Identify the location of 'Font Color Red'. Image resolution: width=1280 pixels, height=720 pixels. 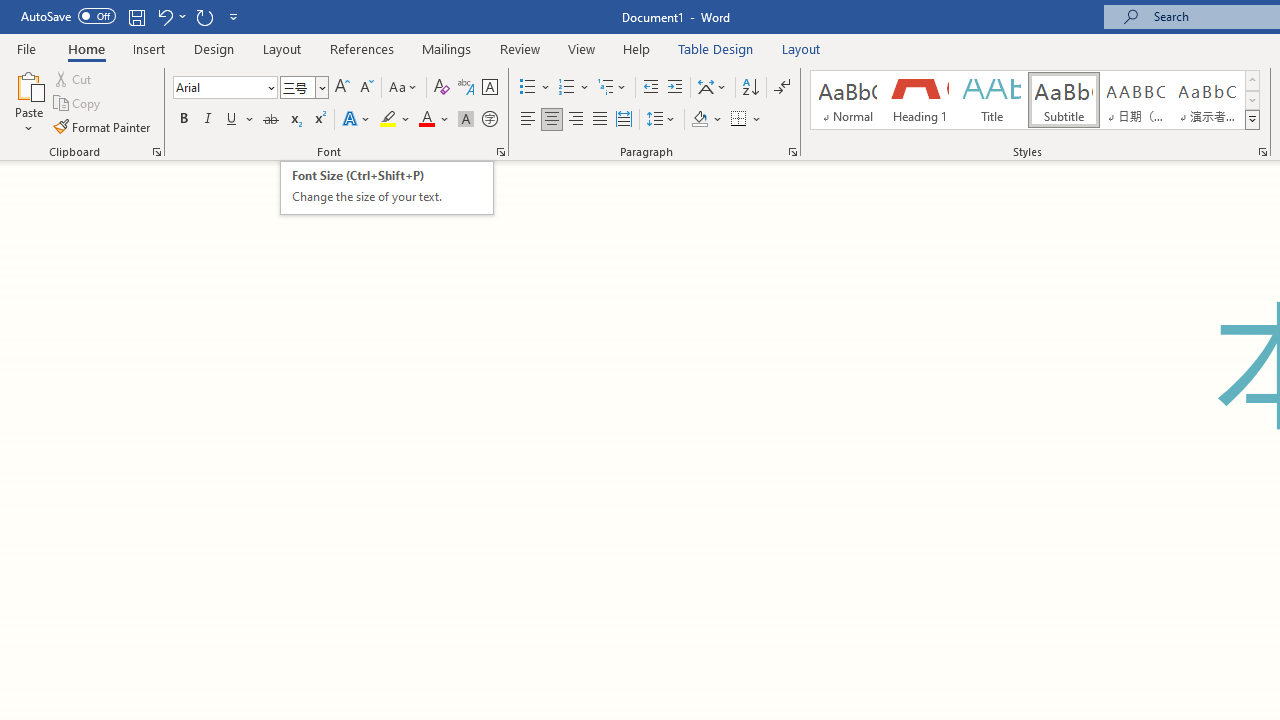
(425, 119).